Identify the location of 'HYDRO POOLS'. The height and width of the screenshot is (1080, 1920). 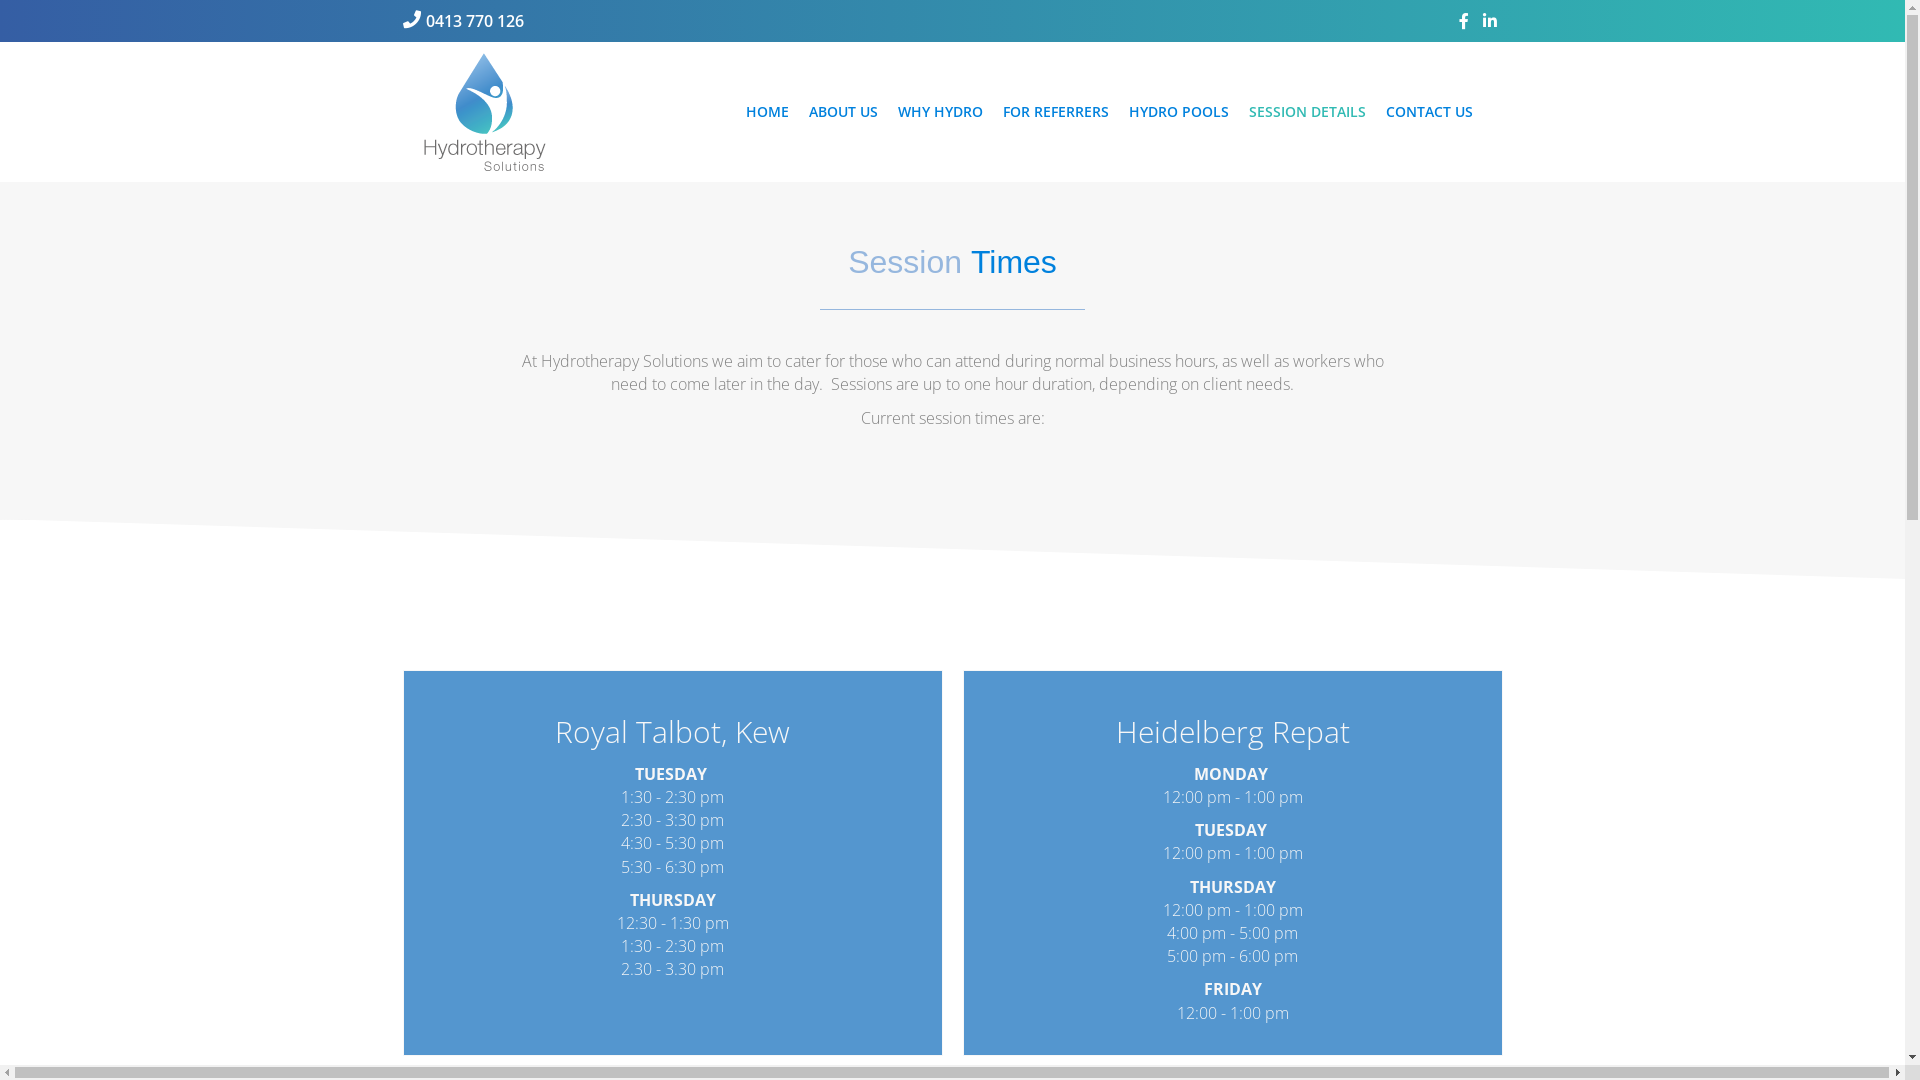
(1177, 111).